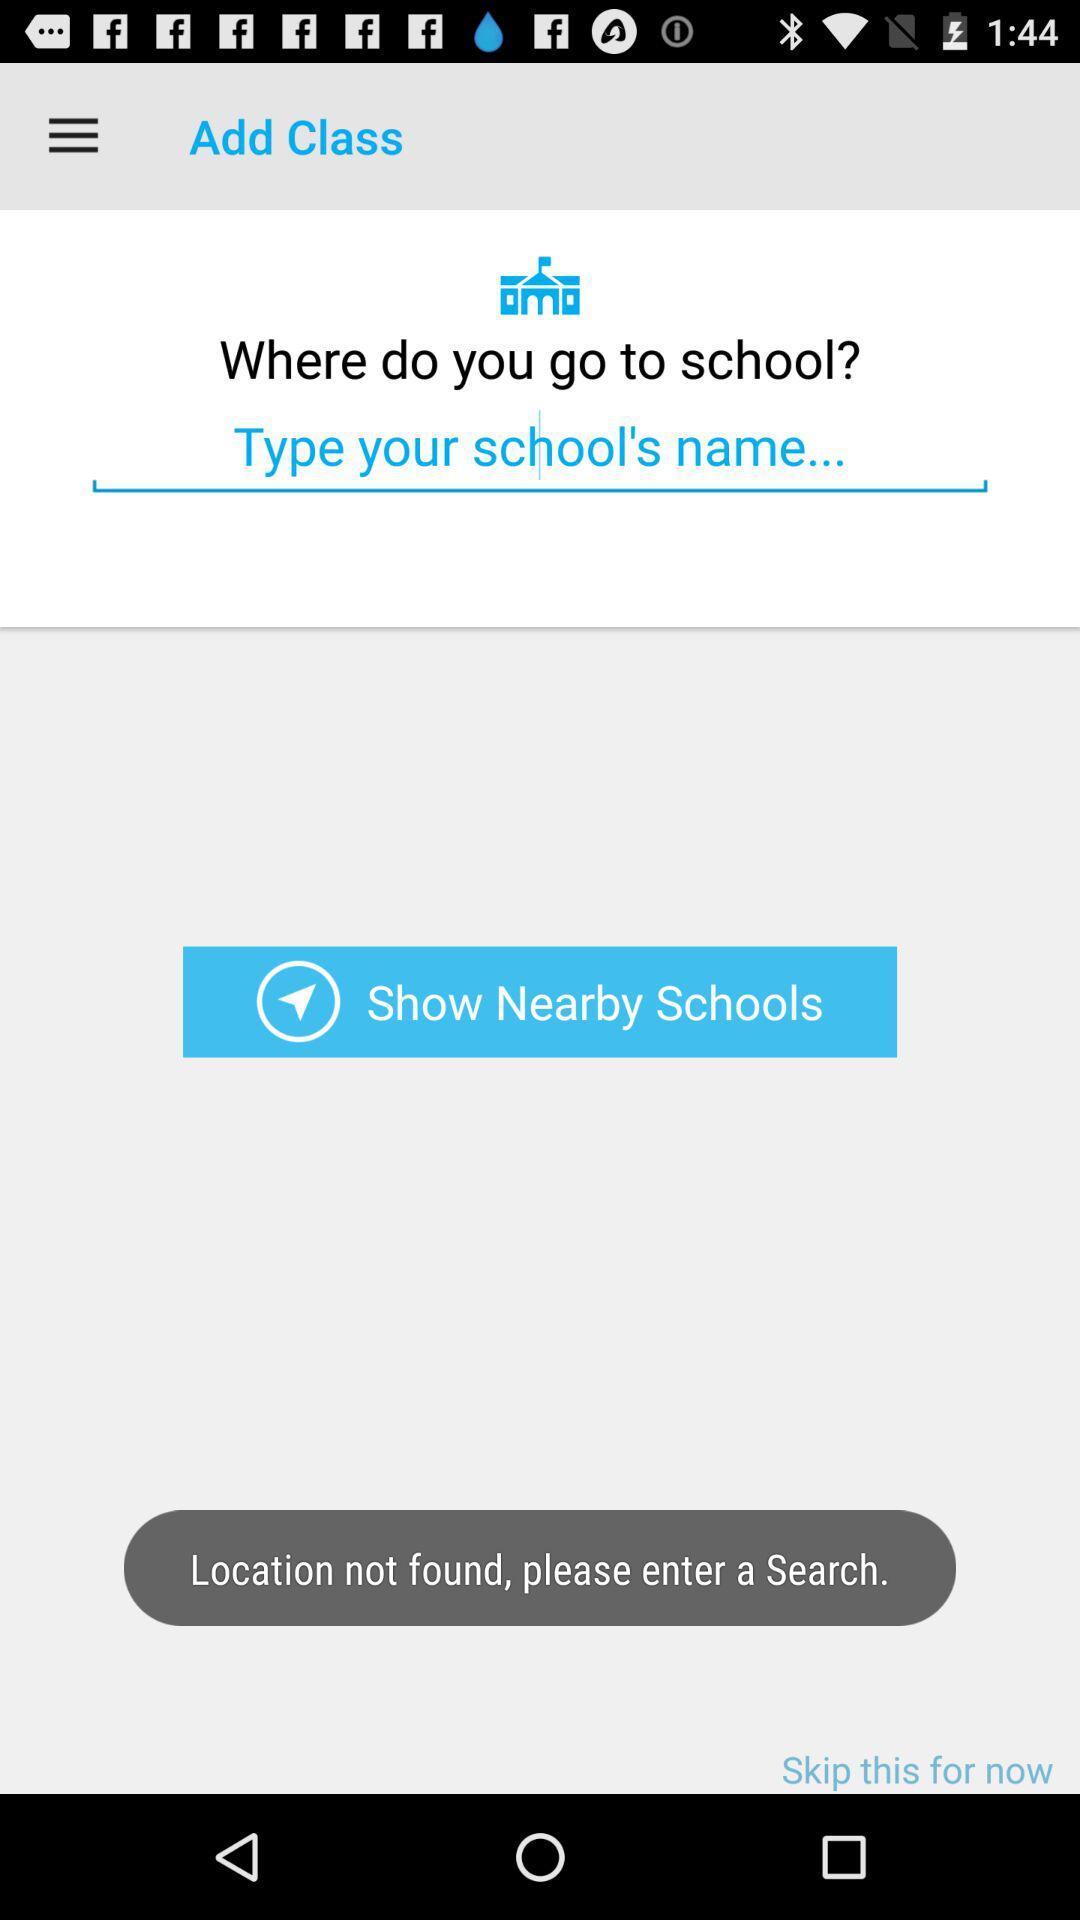 The height and width of the screenshot is (1920, 1080). What do you see at coordinates (298, 1002) in the screenshot?
I see `use my location` at bounding box center [298, 1002].